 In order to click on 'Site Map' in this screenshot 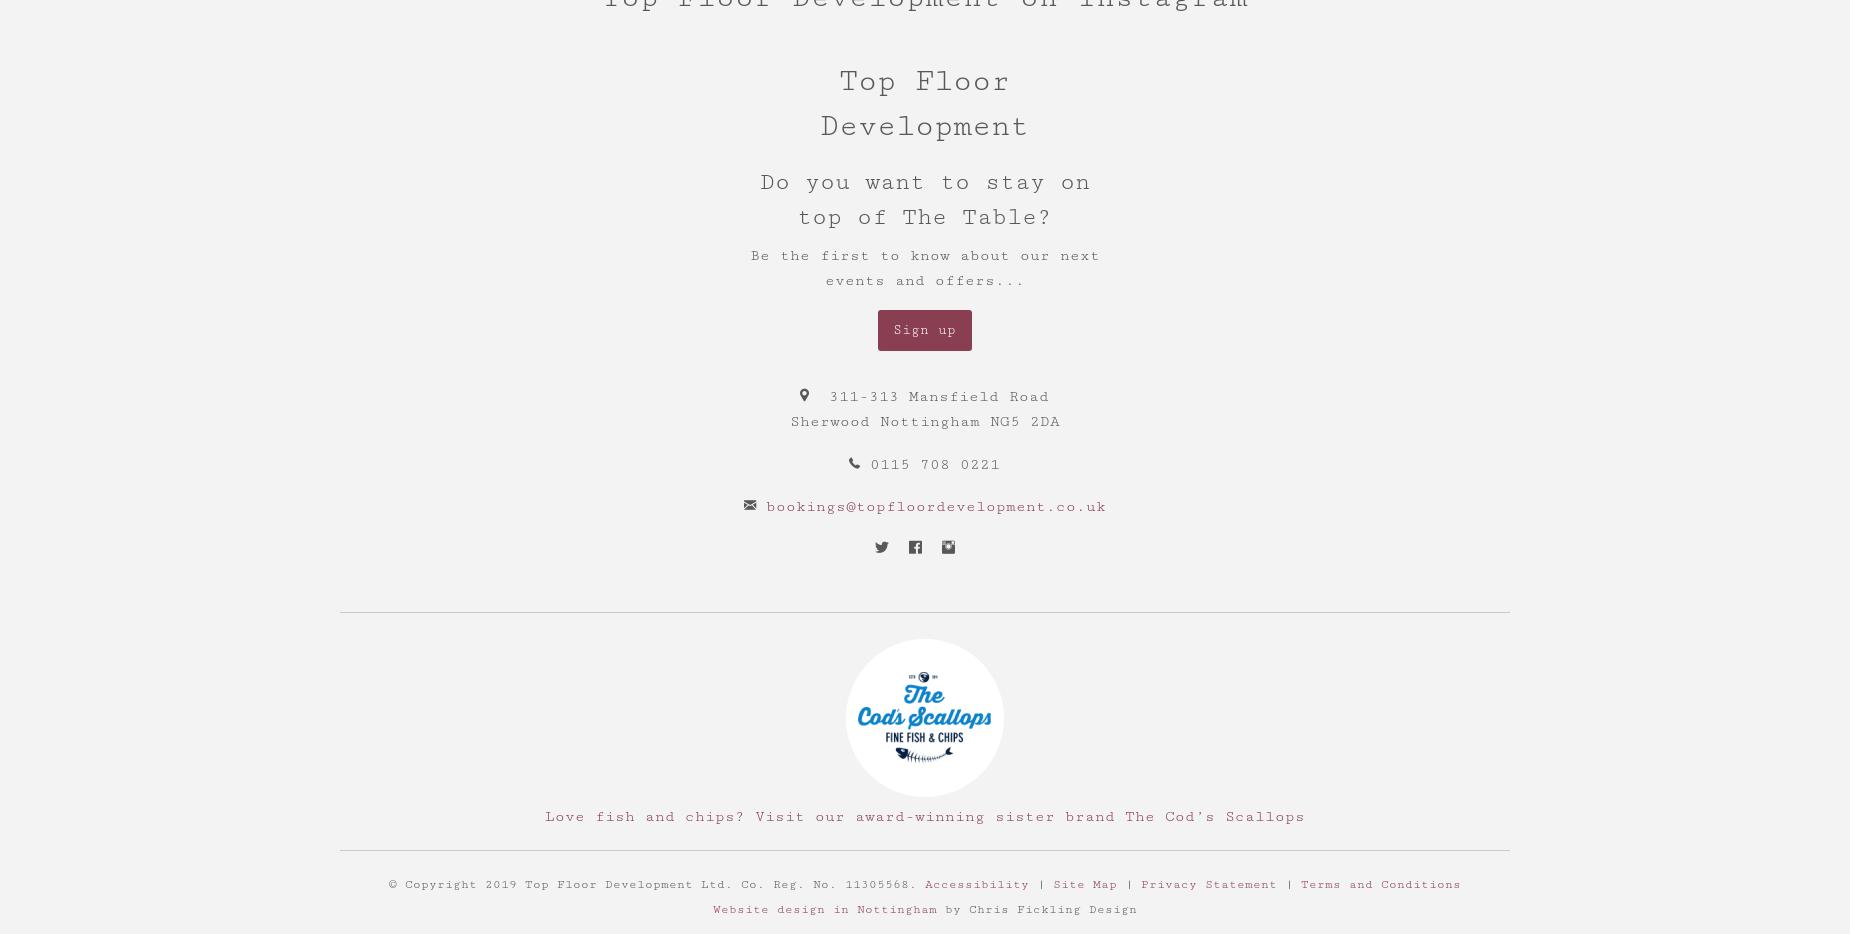, I will do `click(1052, 882)`.